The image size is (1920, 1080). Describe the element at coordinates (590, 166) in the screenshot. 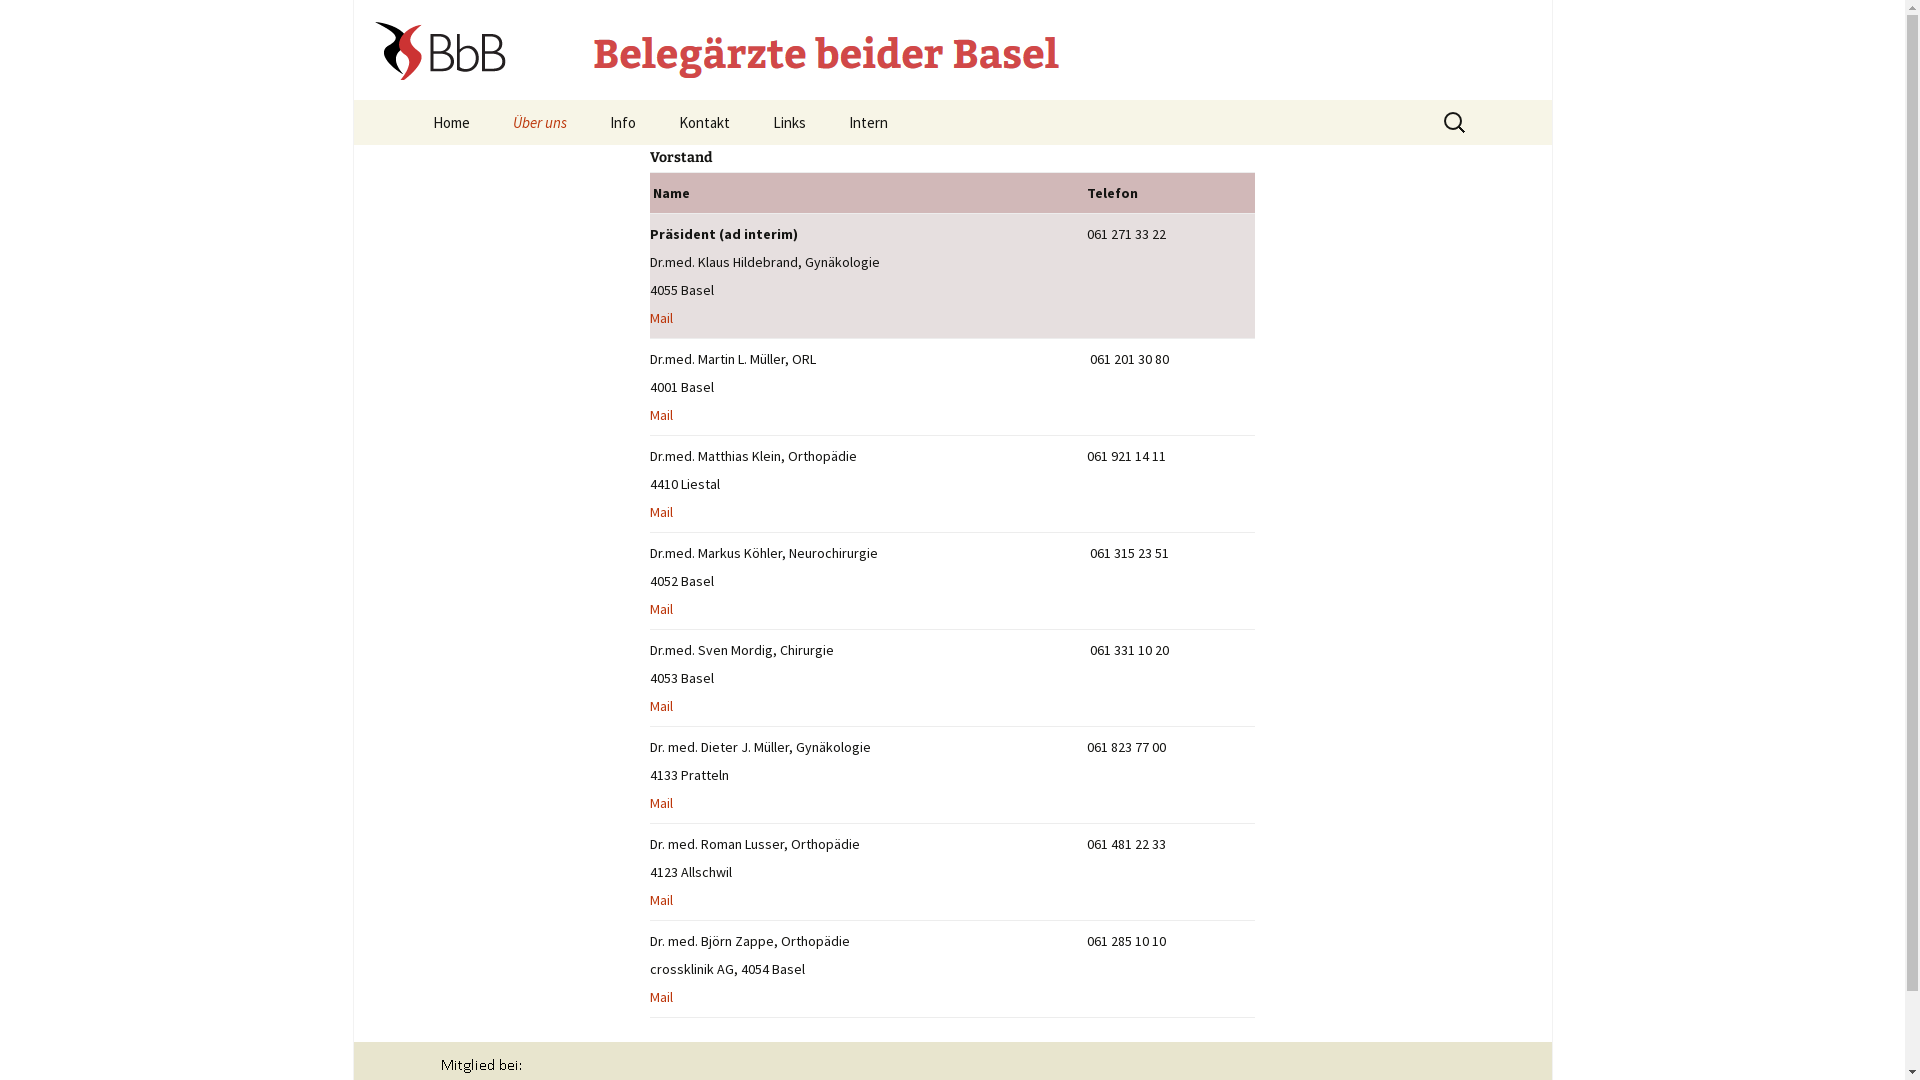

I see `'Die BbB'` at that location.